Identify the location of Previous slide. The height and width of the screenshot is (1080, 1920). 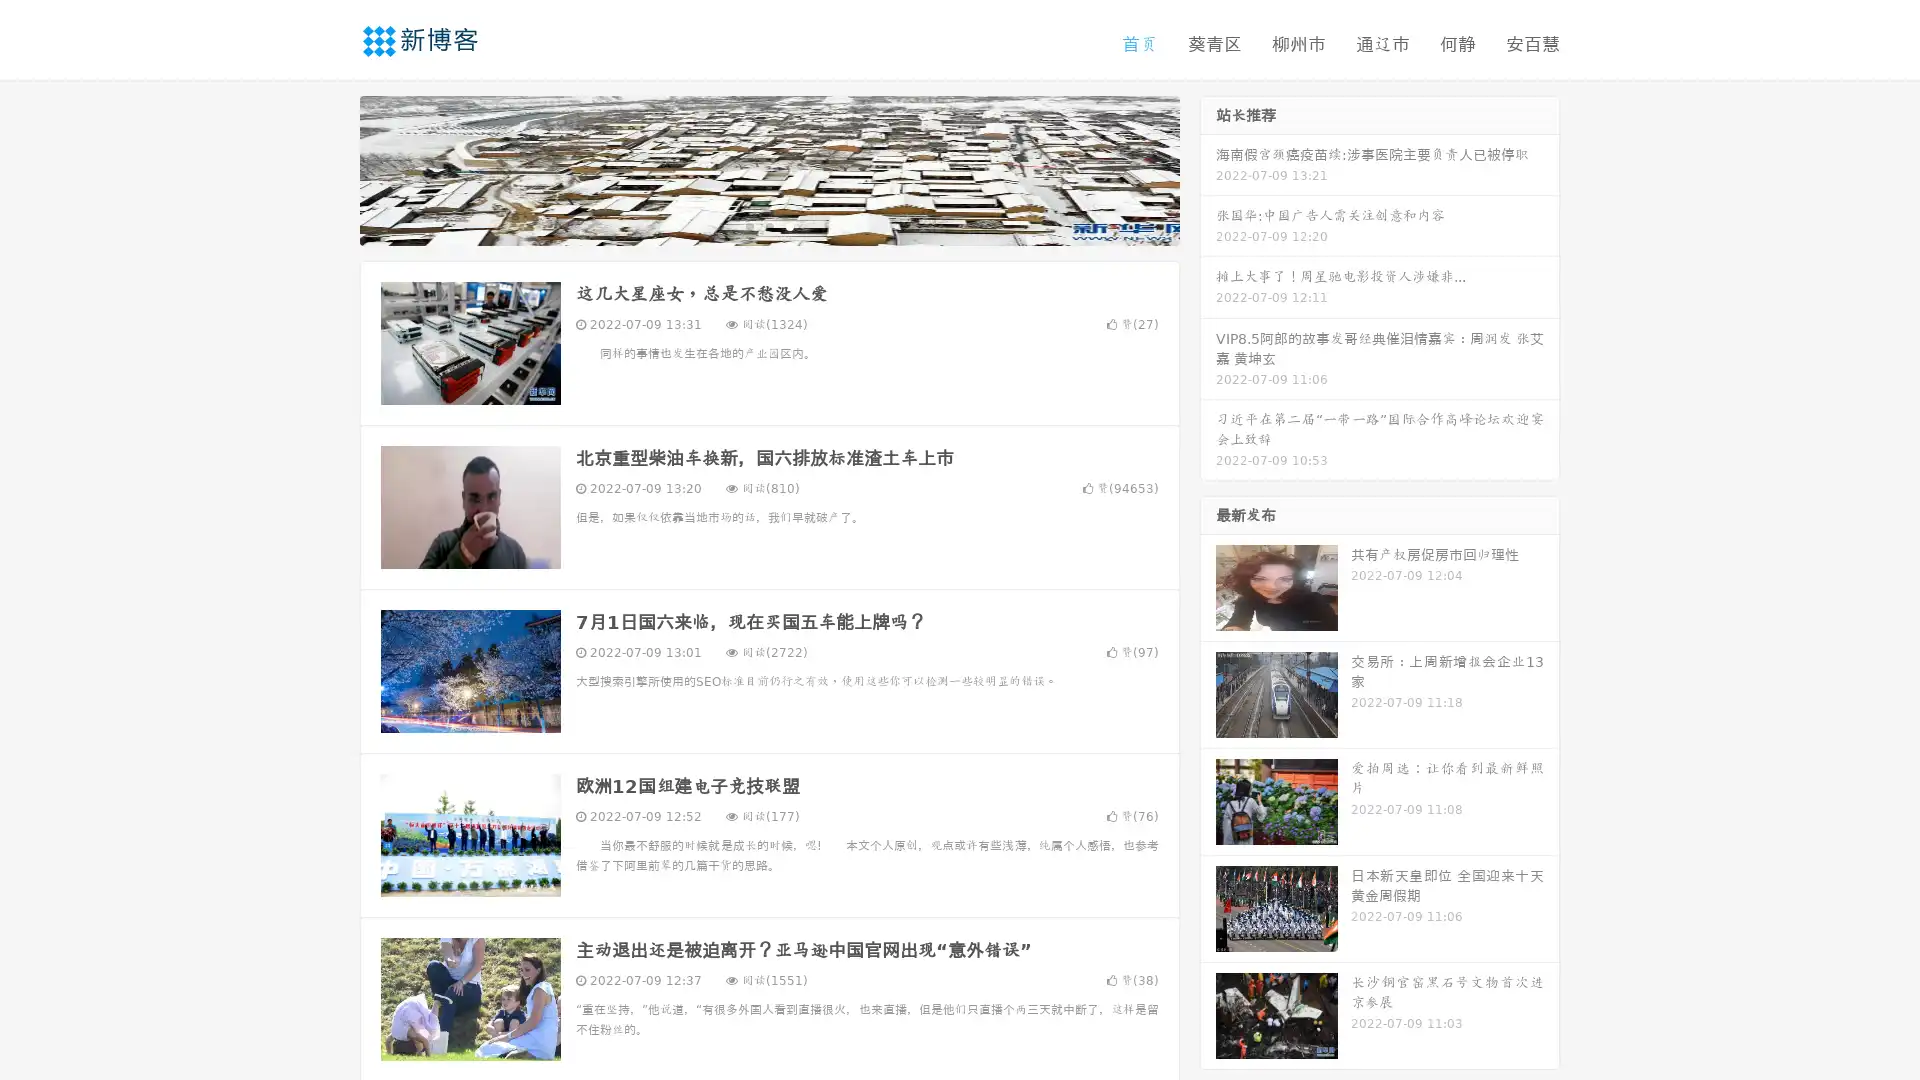
(330, 168).